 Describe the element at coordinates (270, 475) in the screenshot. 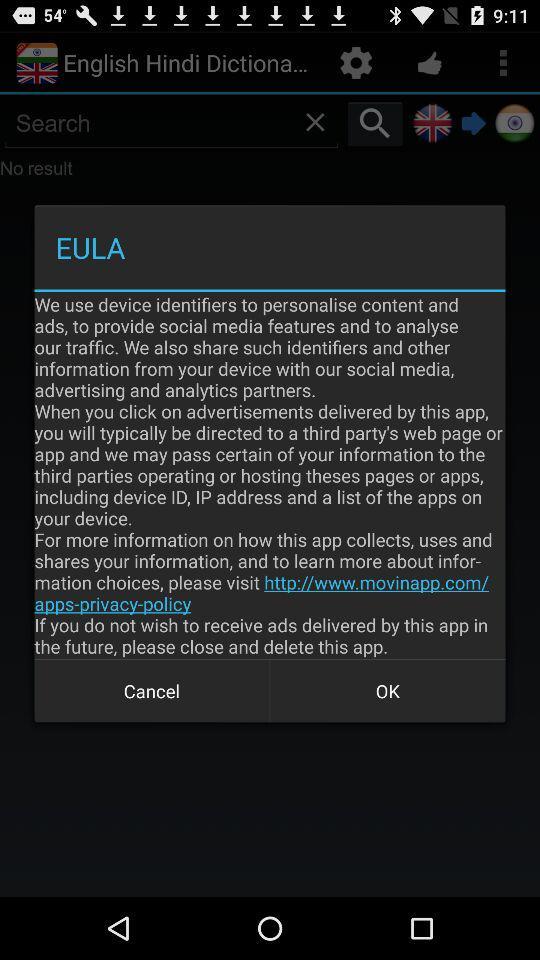

I see `item at the center` at that location.